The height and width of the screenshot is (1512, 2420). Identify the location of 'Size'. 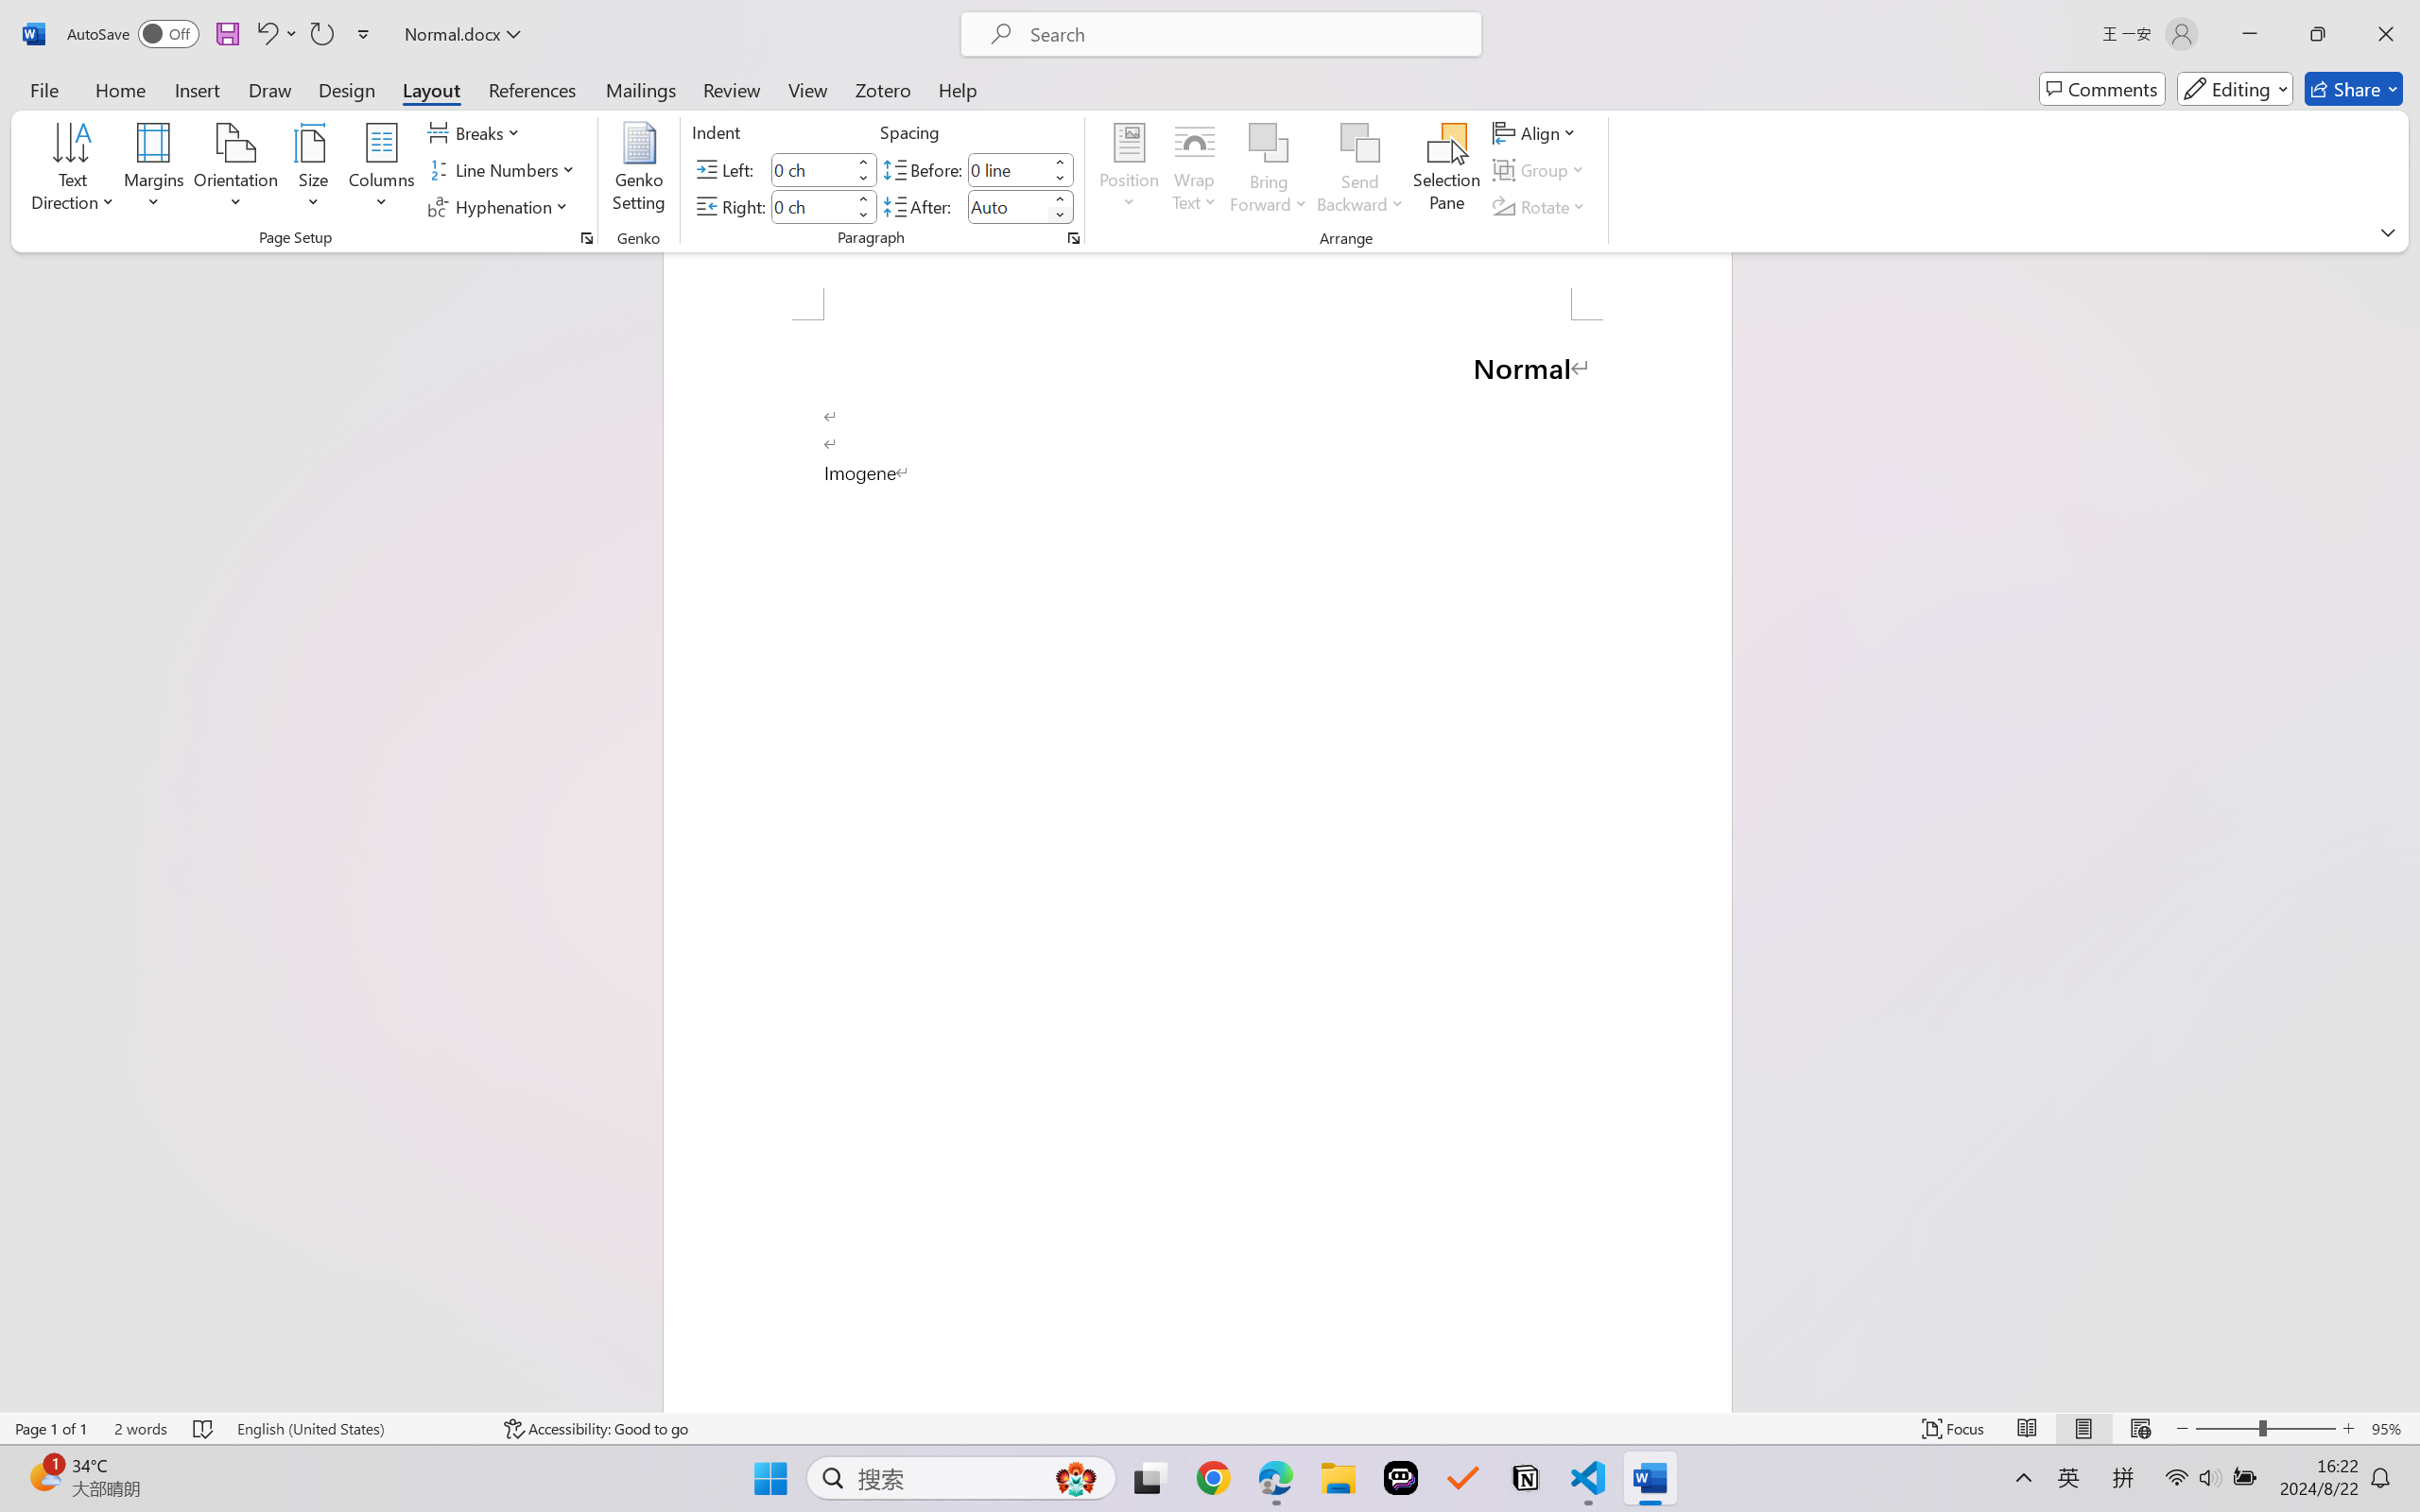
(314, 170).